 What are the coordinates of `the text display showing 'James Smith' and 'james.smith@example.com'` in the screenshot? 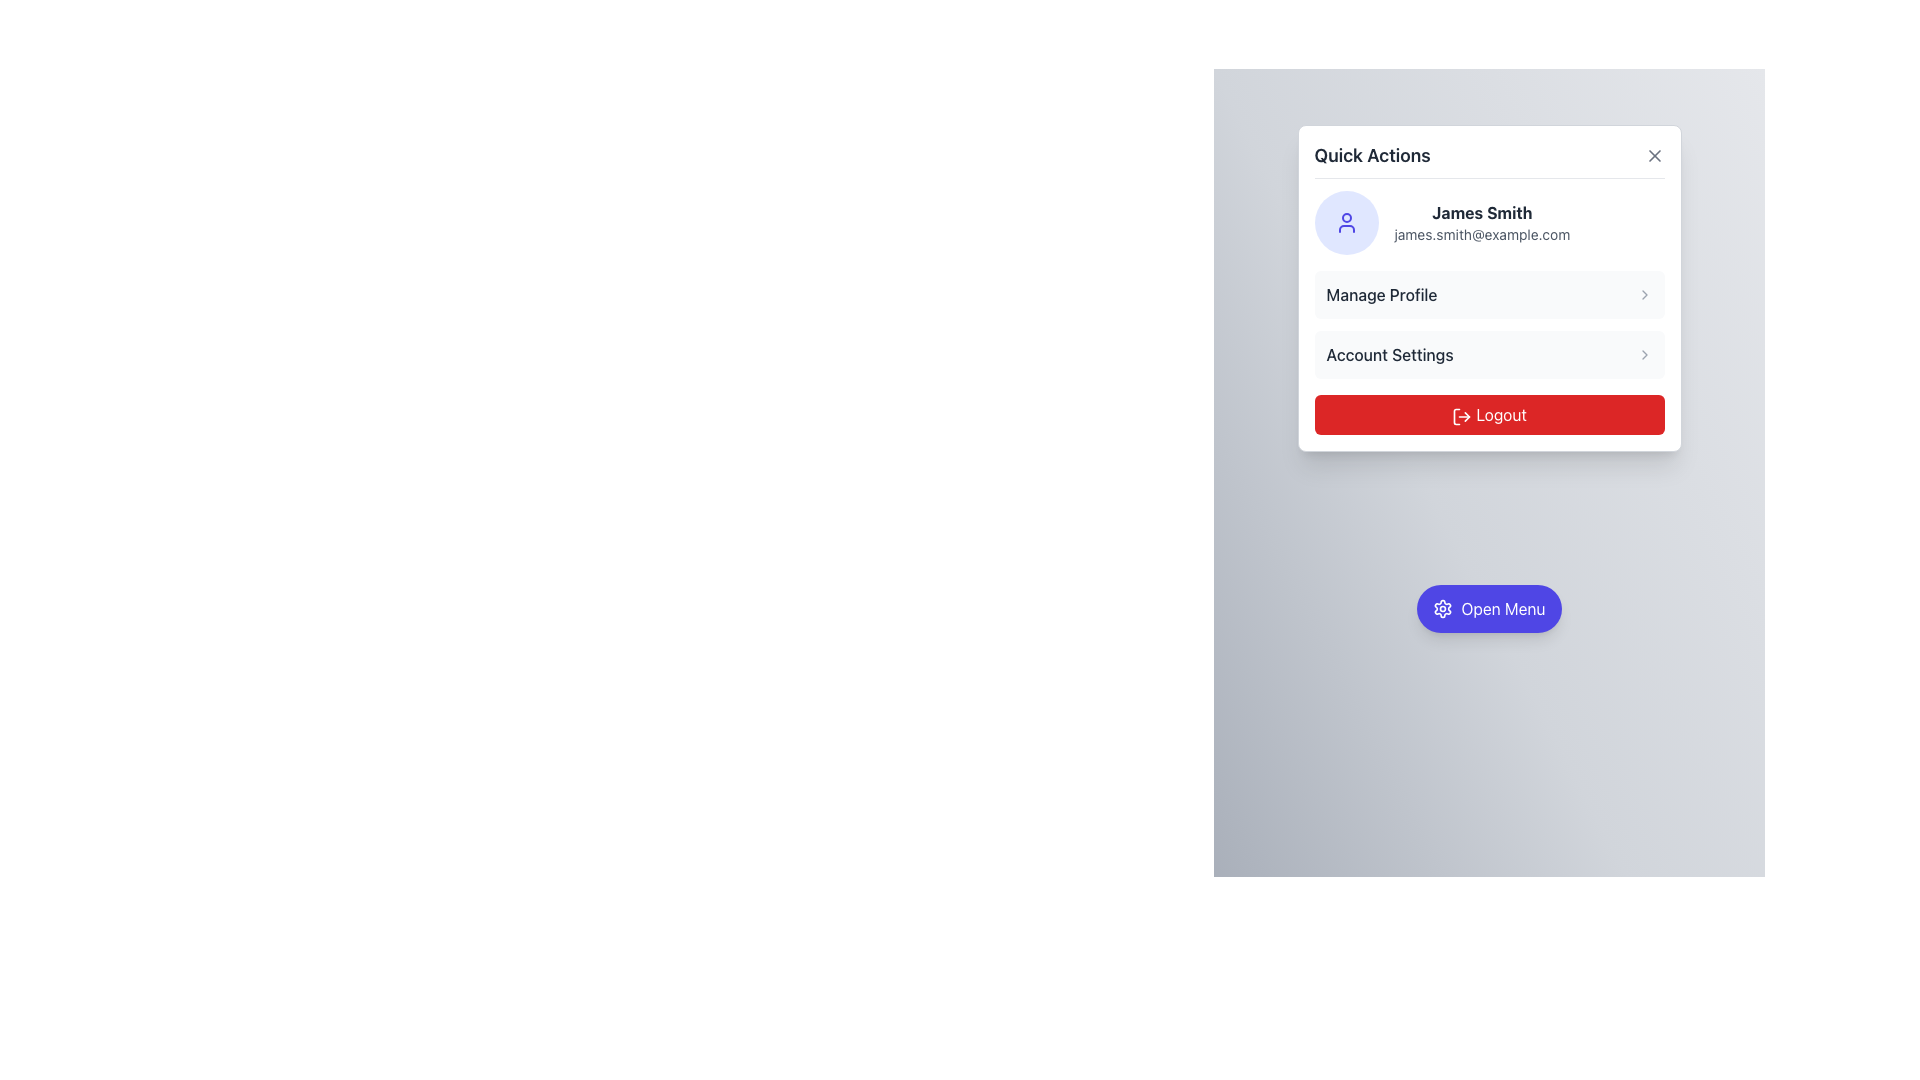 It's located at (1482, 223).